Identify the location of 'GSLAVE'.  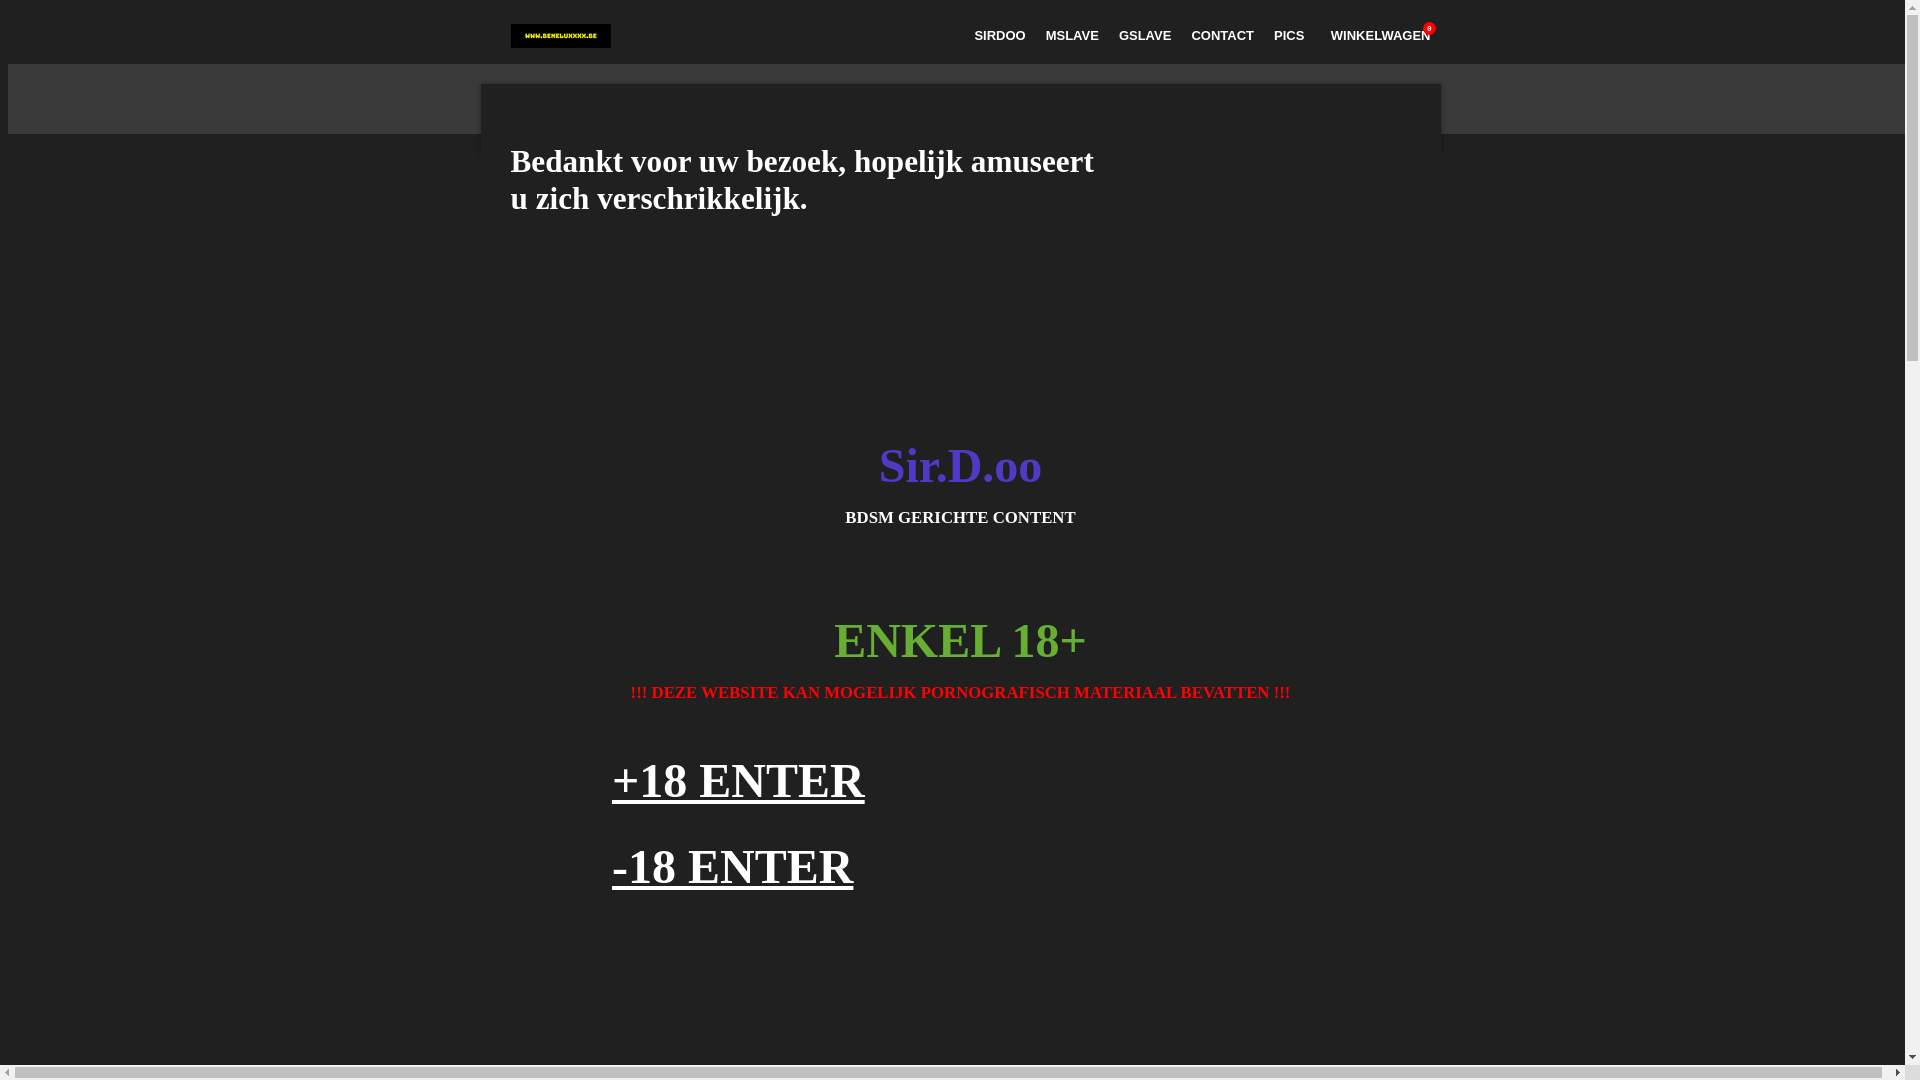
(1145, 35).